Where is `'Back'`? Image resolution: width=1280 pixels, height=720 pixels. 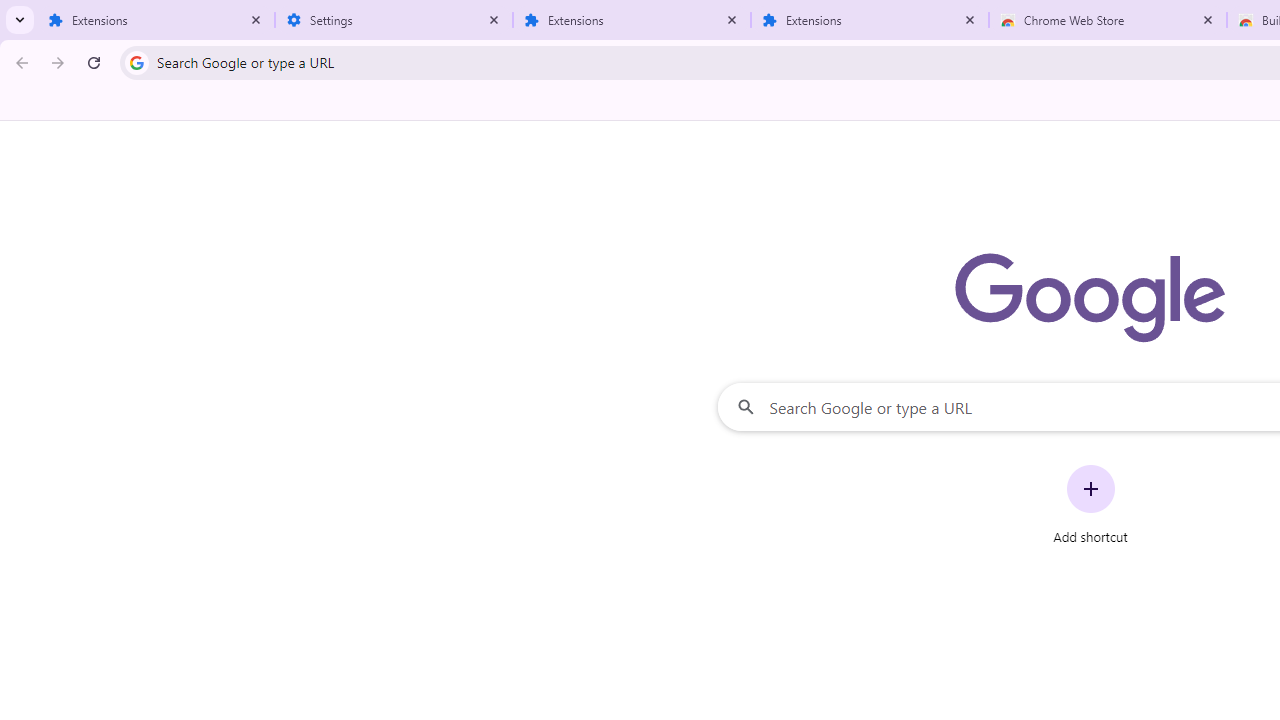
'Back' is located at coordinates (19, 61).